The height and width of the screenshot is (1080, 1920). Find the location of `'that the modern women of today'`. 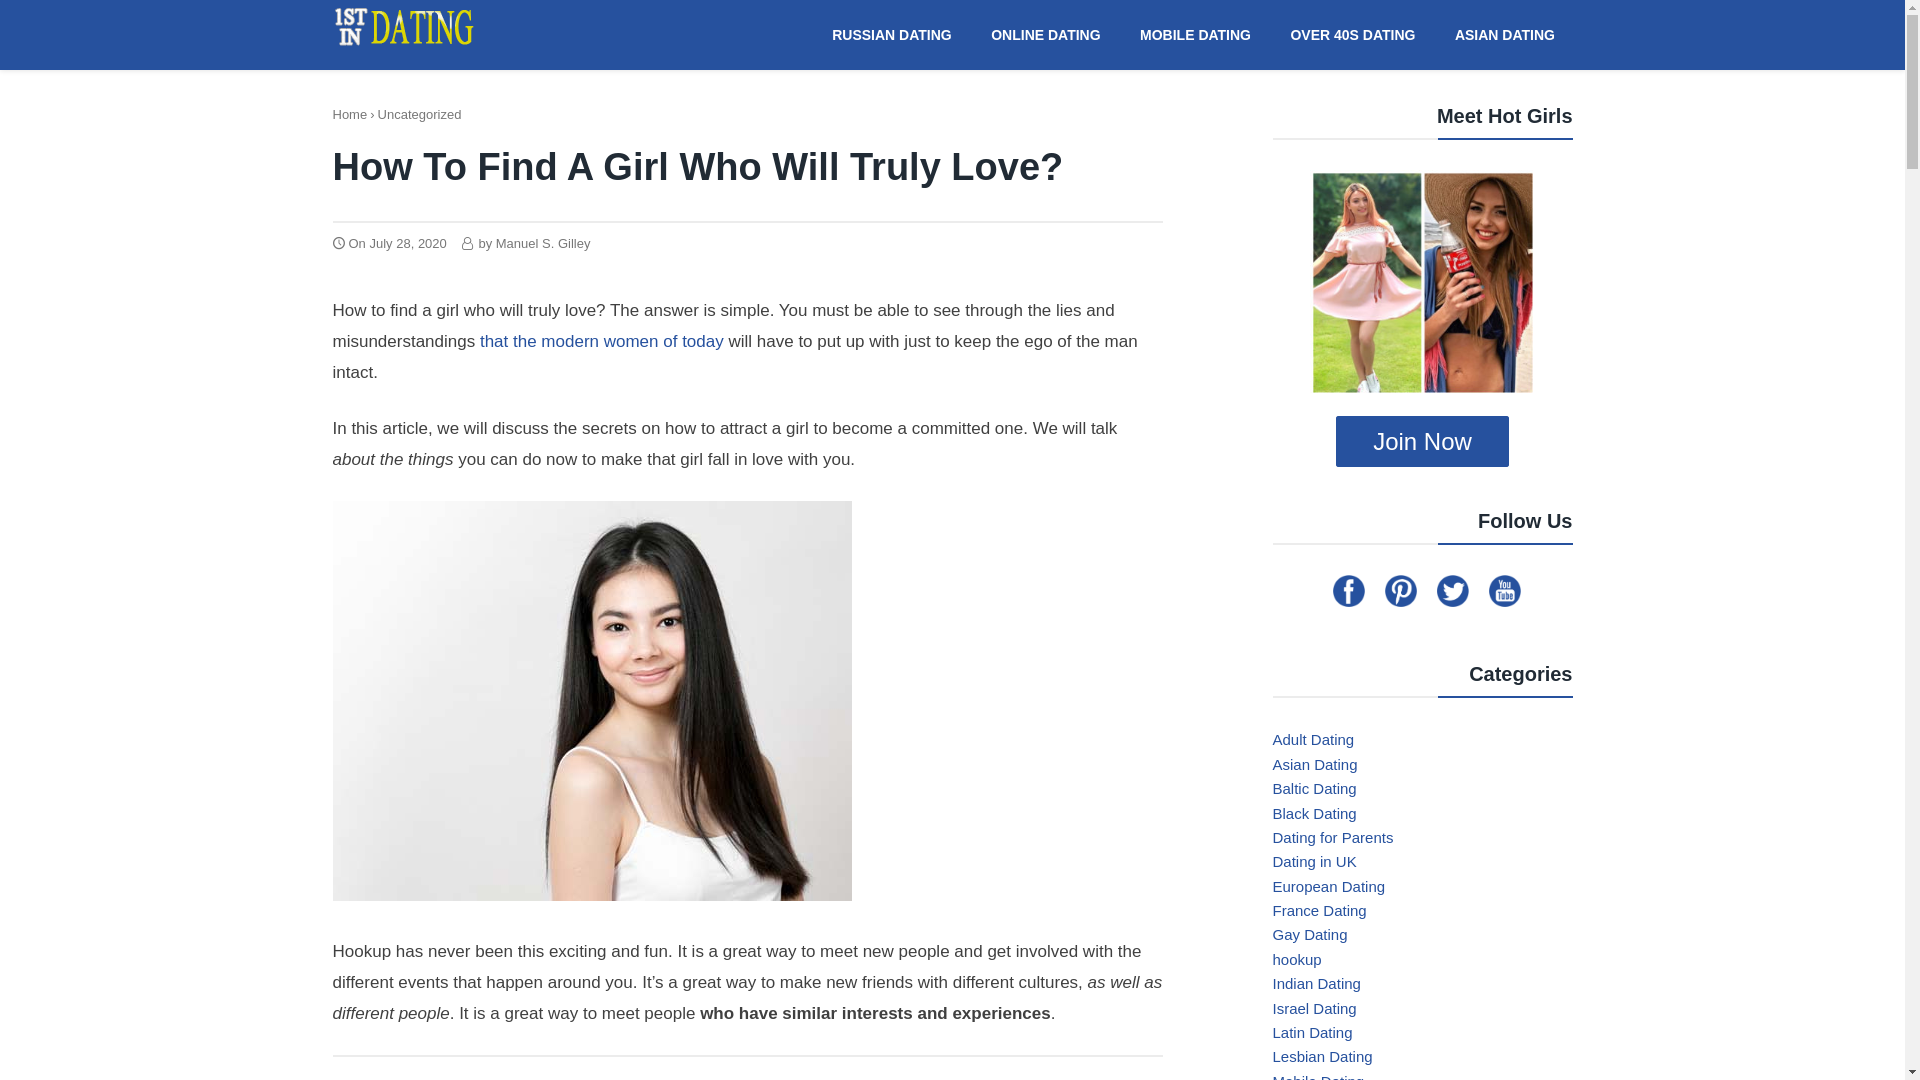

'that the modern women of today' is located at coordinates (598, 340).